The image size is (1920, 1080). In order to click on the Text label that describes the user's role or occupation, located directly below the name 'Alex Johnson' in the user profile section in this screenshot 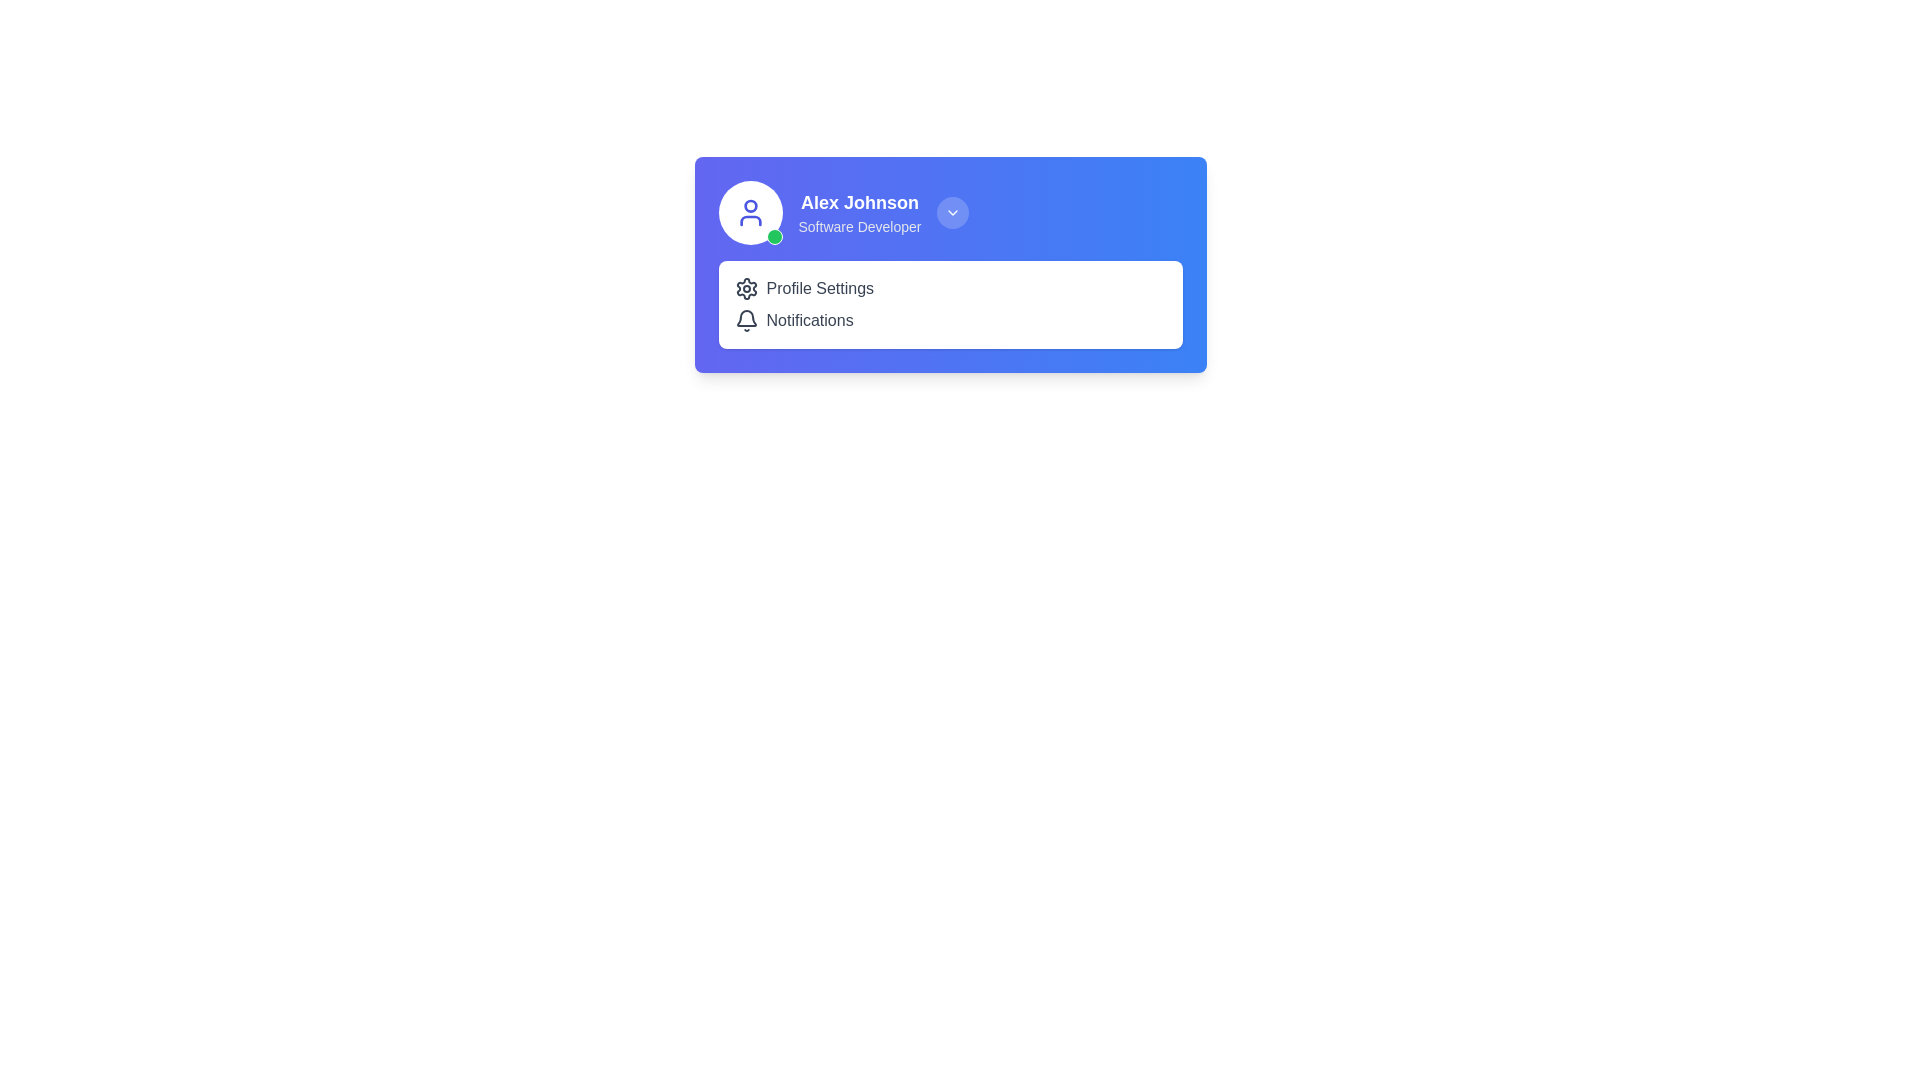, I will do `click(859, 226)`.